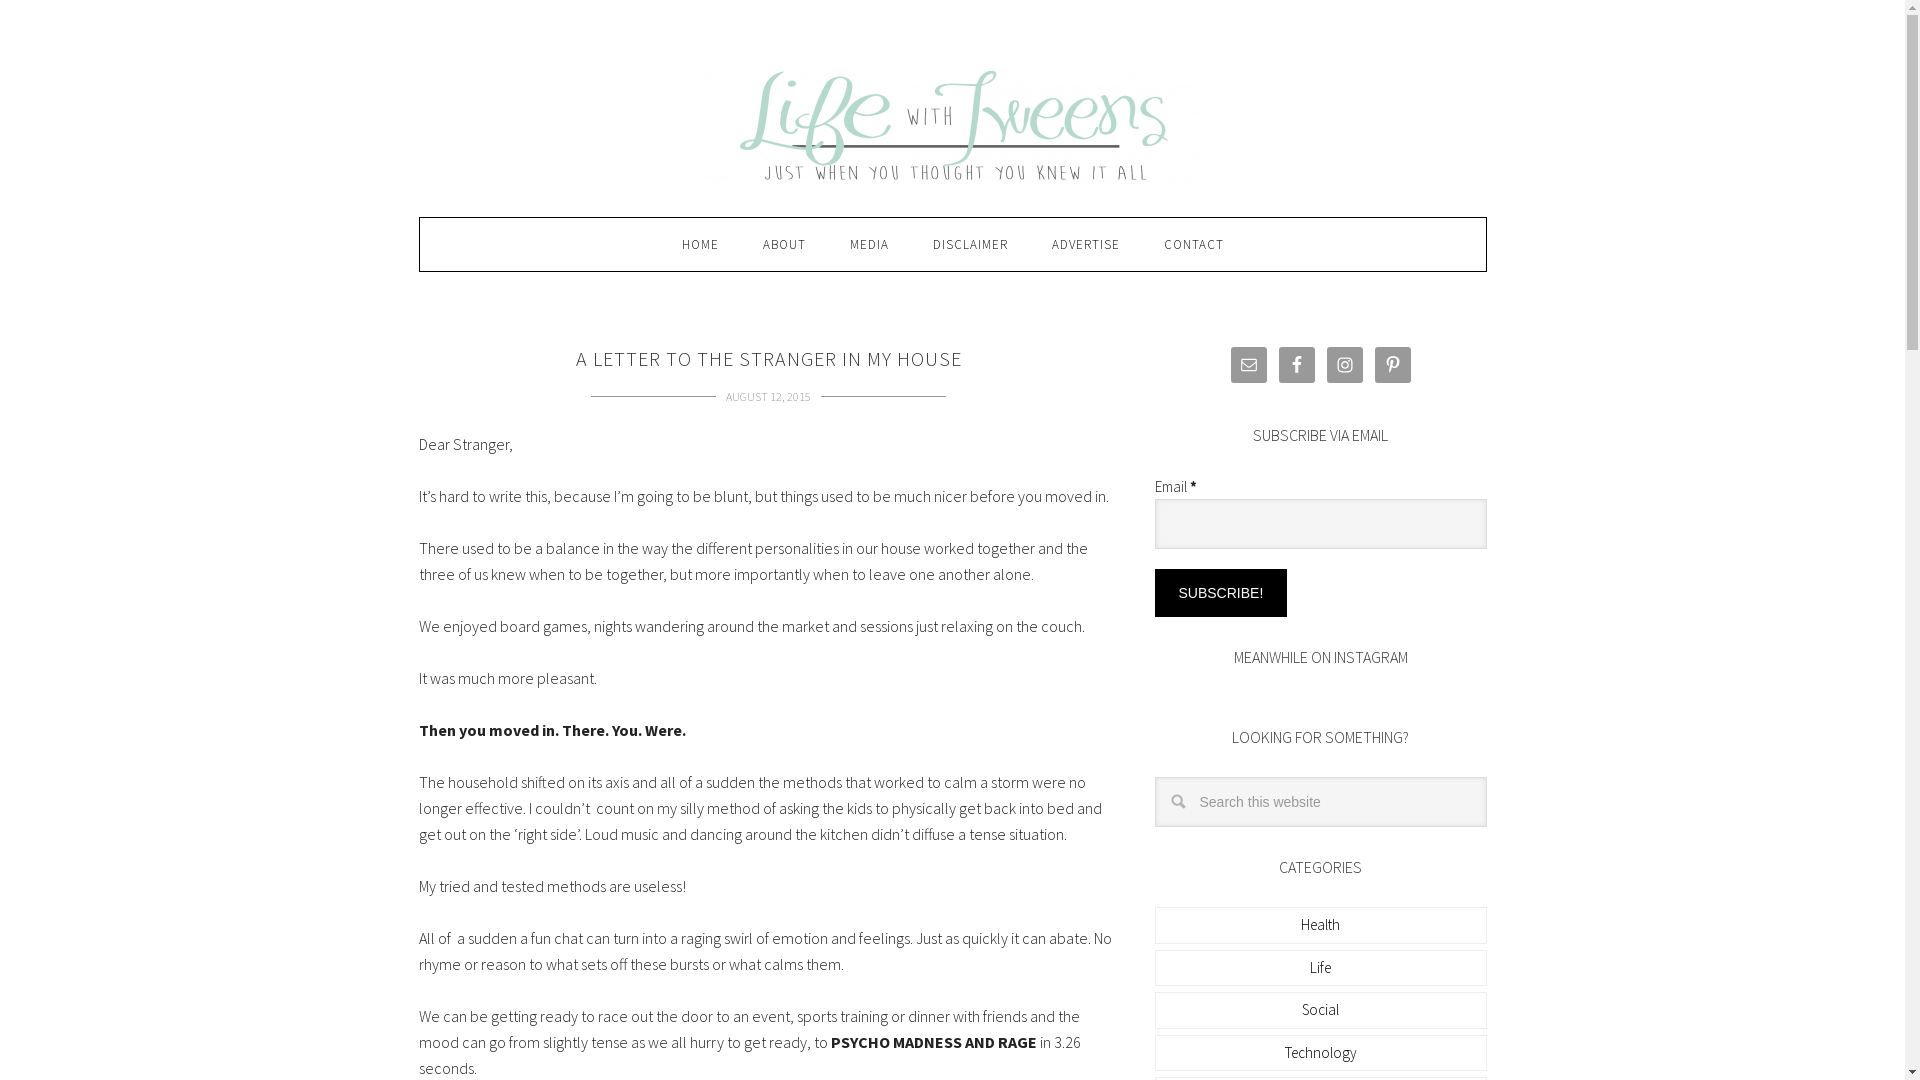 The height and width of the screenshot is (1080, 1920). I want to click on 'DISCLAIMER', so click(969, 243).